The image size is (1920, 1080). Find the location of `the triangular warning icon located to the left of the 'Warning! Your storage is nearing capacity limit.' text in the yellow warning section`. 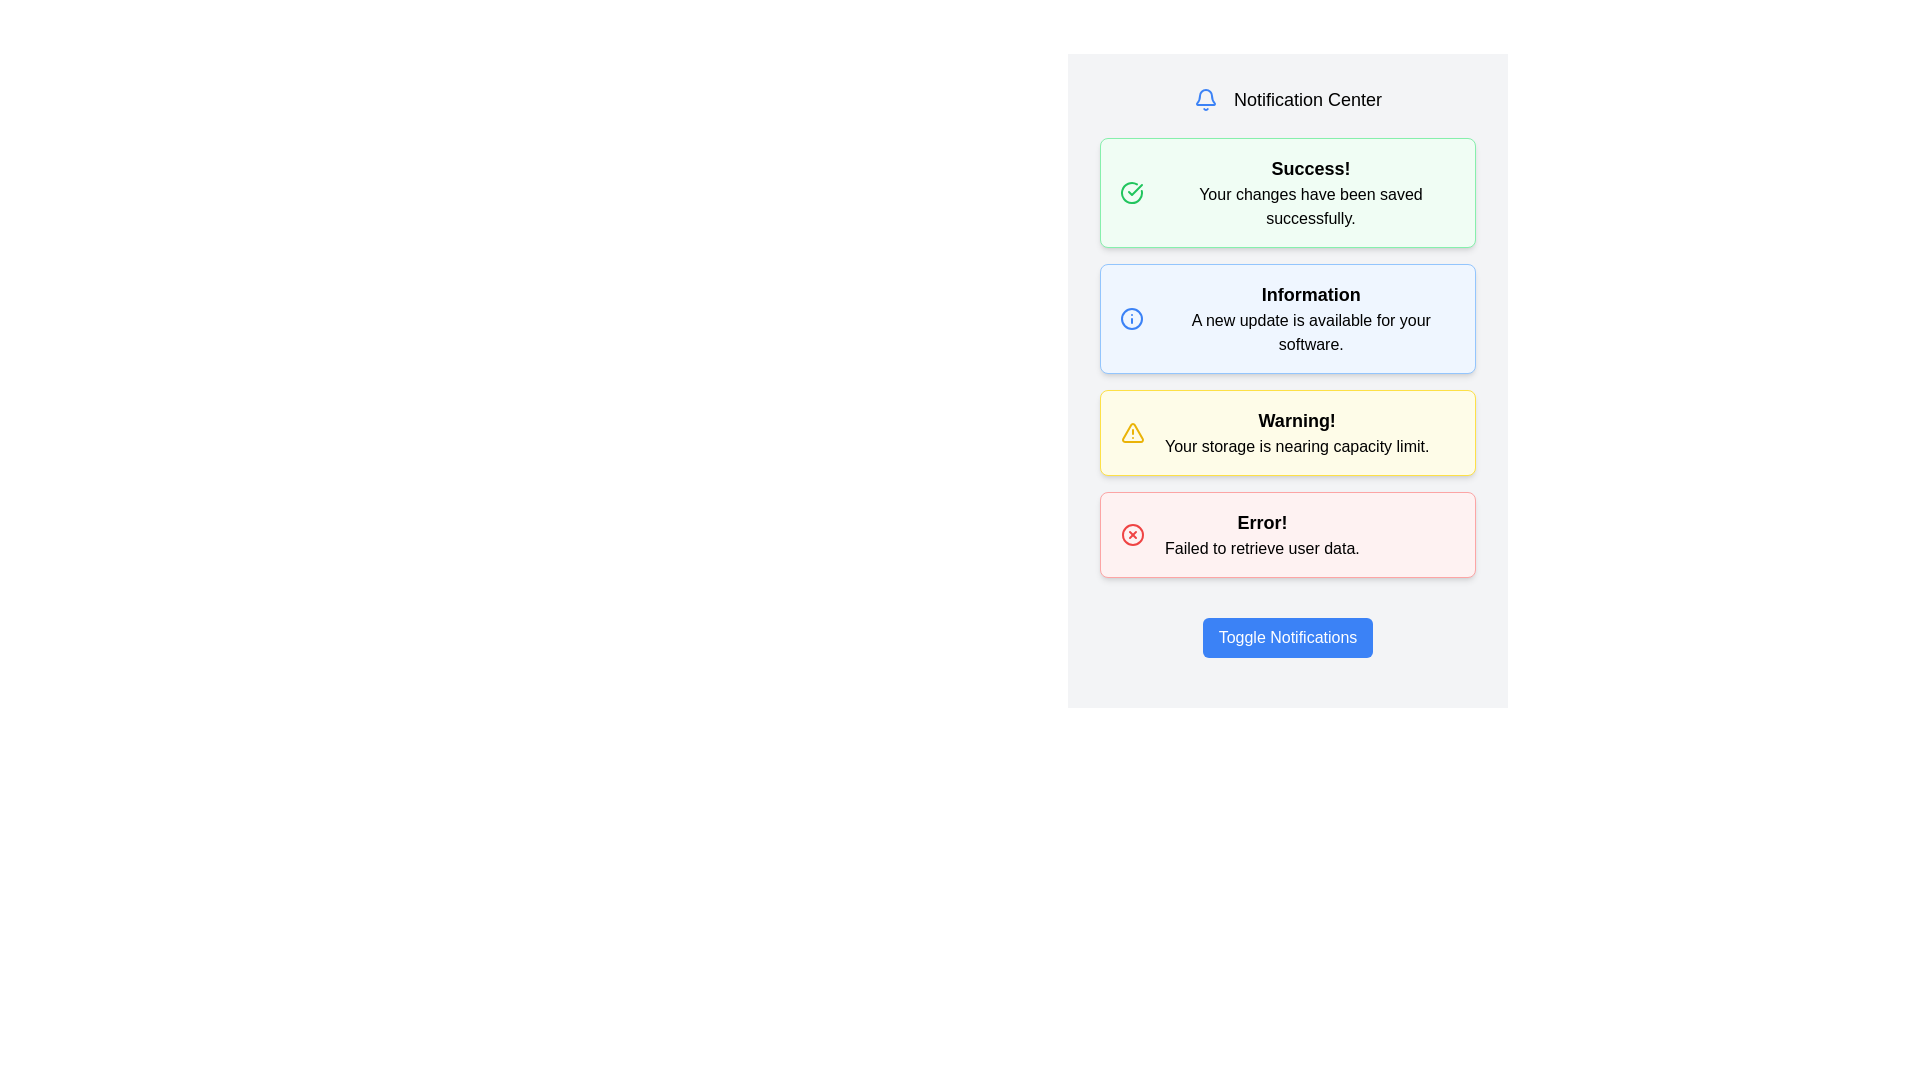

the triangular warning icon located to the left of the 'Warning! Your storage is nearing capacity limit.' text in the yellow warning section is located at coordinates (1132, 431).